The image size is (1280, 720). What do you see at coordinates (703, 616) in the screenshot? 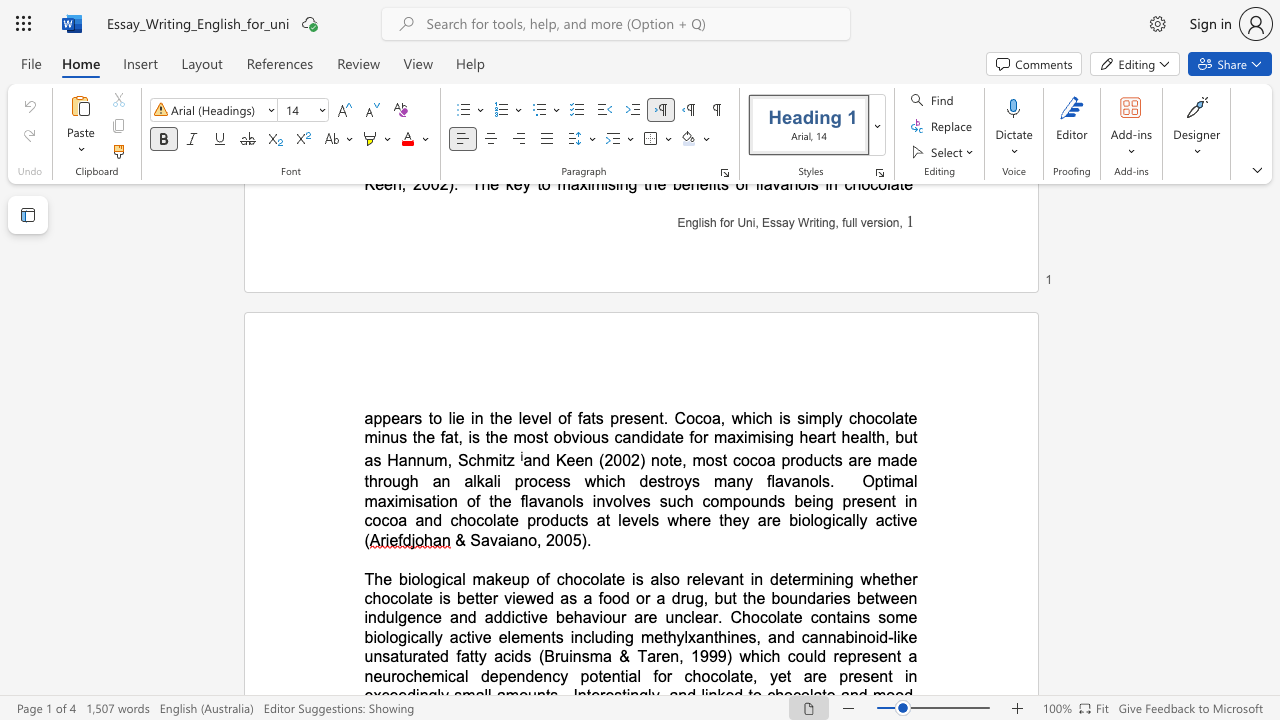
I see `the subset text "ar. Ch" within the text "whether chocolate is better viewed as a food or a drug, but the boundaries between indulgence and addictive behaviour are unclear. Chocolate"` at bounding box center [703, 616].